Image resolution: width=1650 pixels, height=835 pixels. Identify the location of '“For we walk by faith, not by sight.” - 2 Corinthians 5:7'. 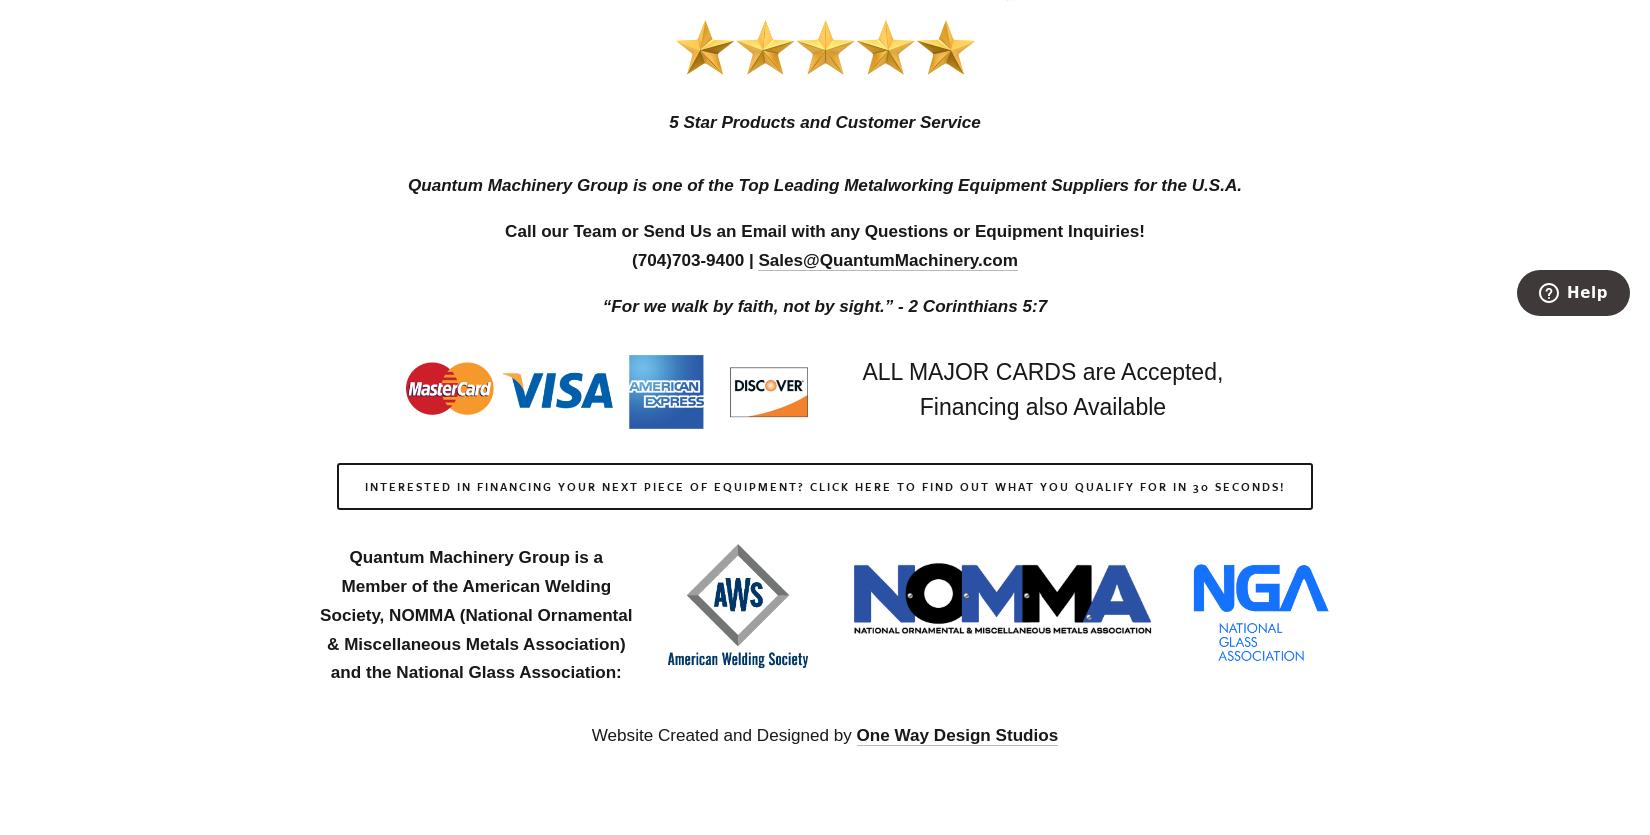
(823, 304).